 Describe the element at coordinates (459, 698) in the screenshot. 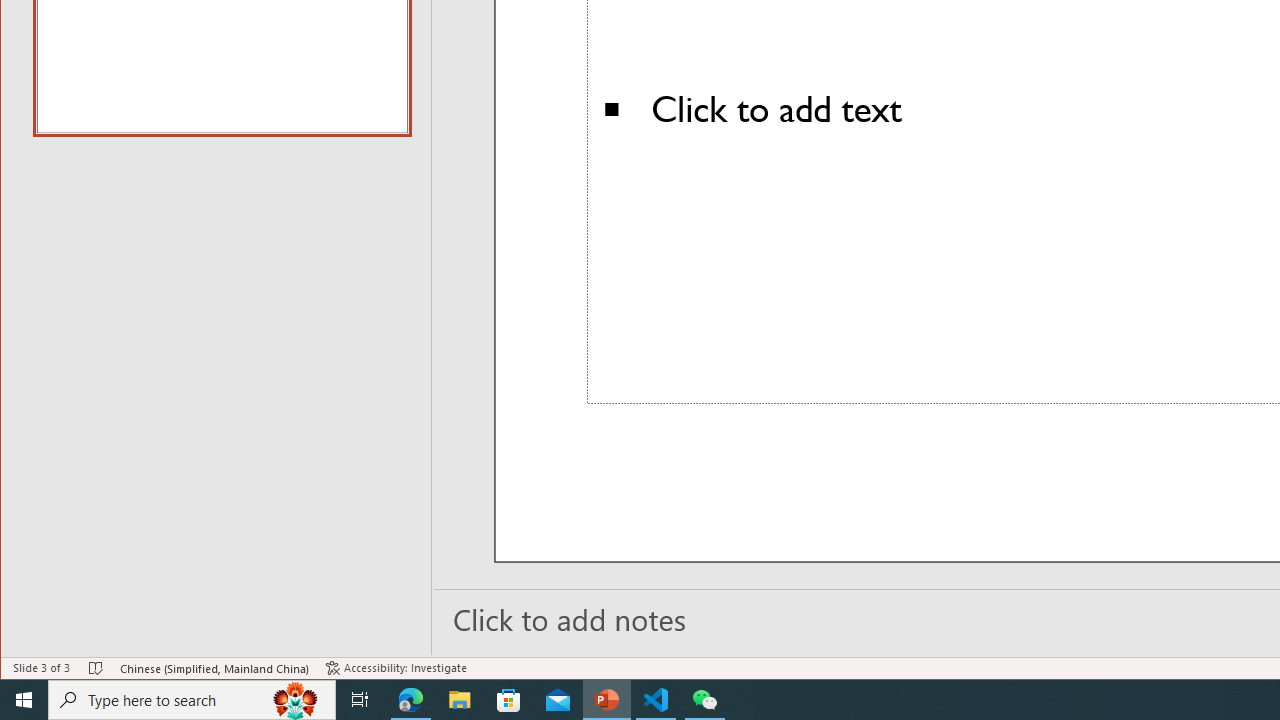

I see `'File Explorer'` at that location.